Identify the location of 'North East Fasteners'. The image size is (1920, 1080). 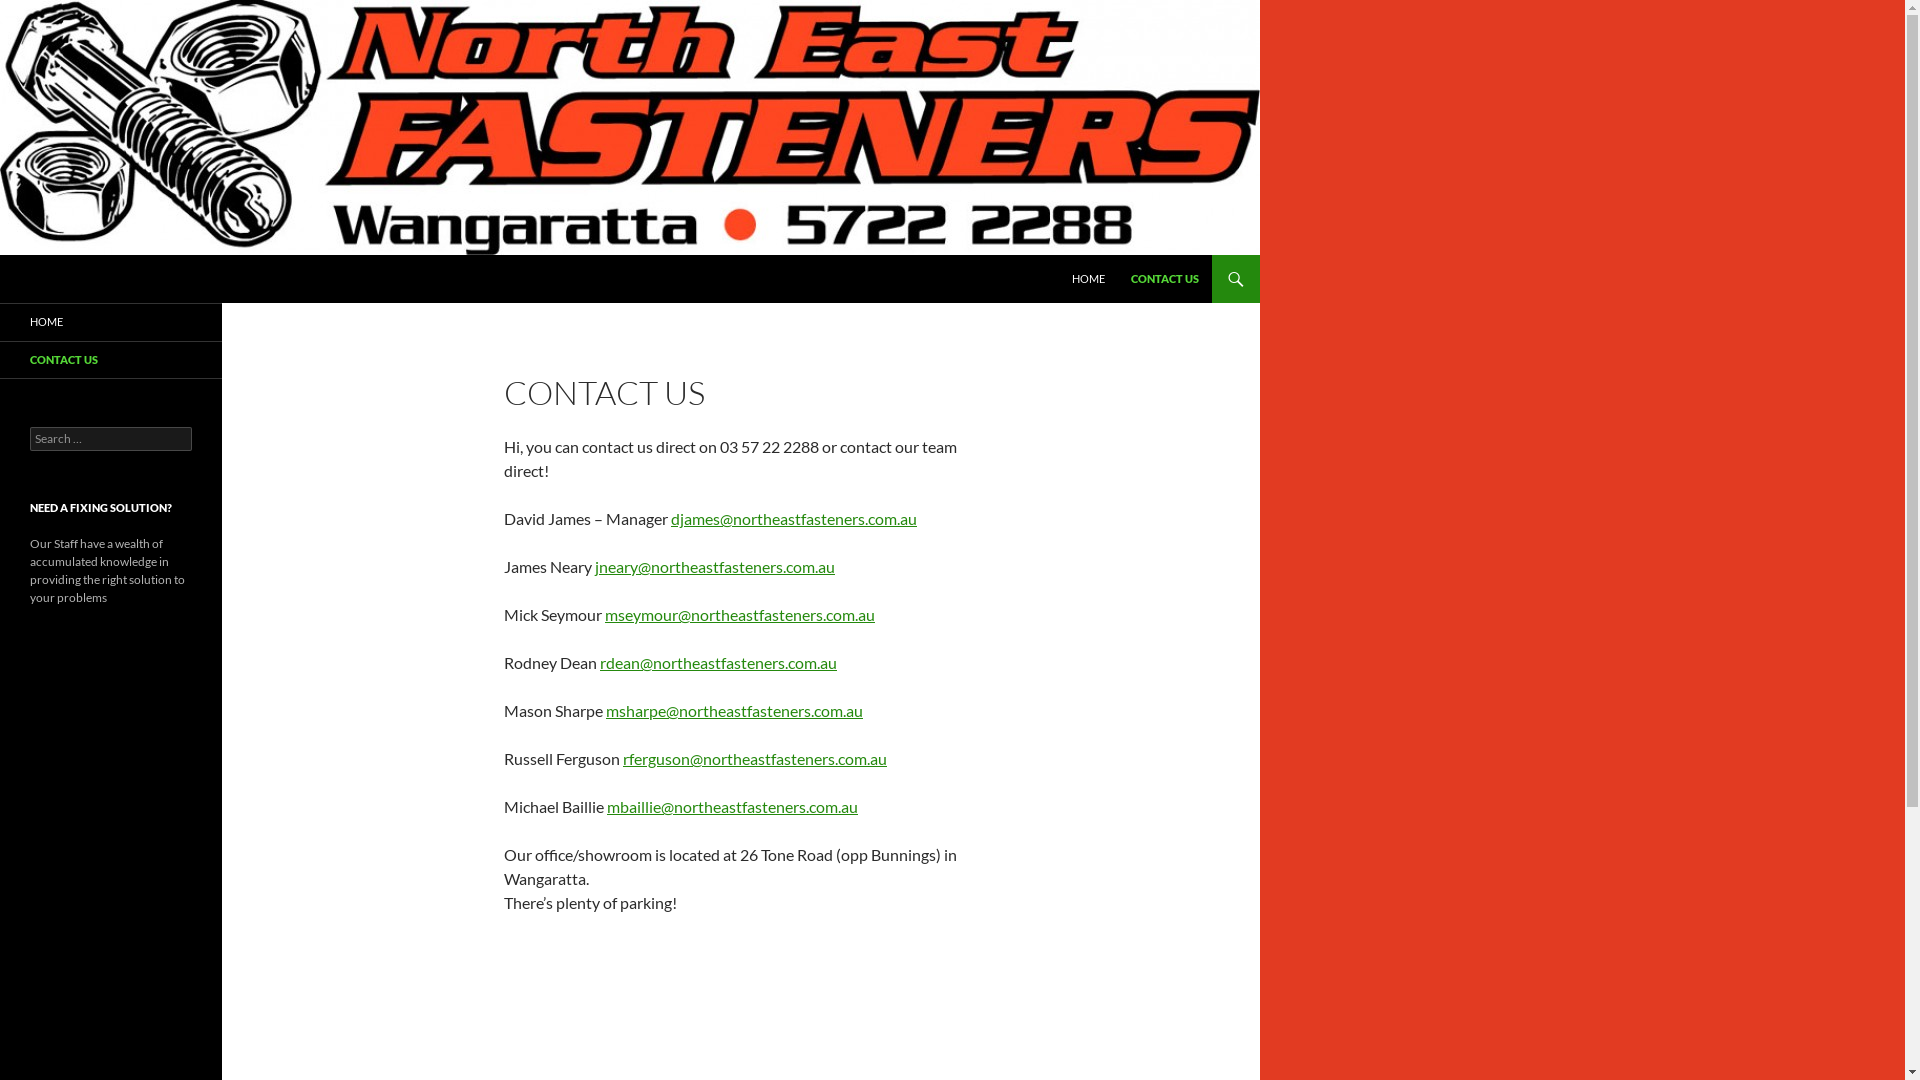
(112, 278).